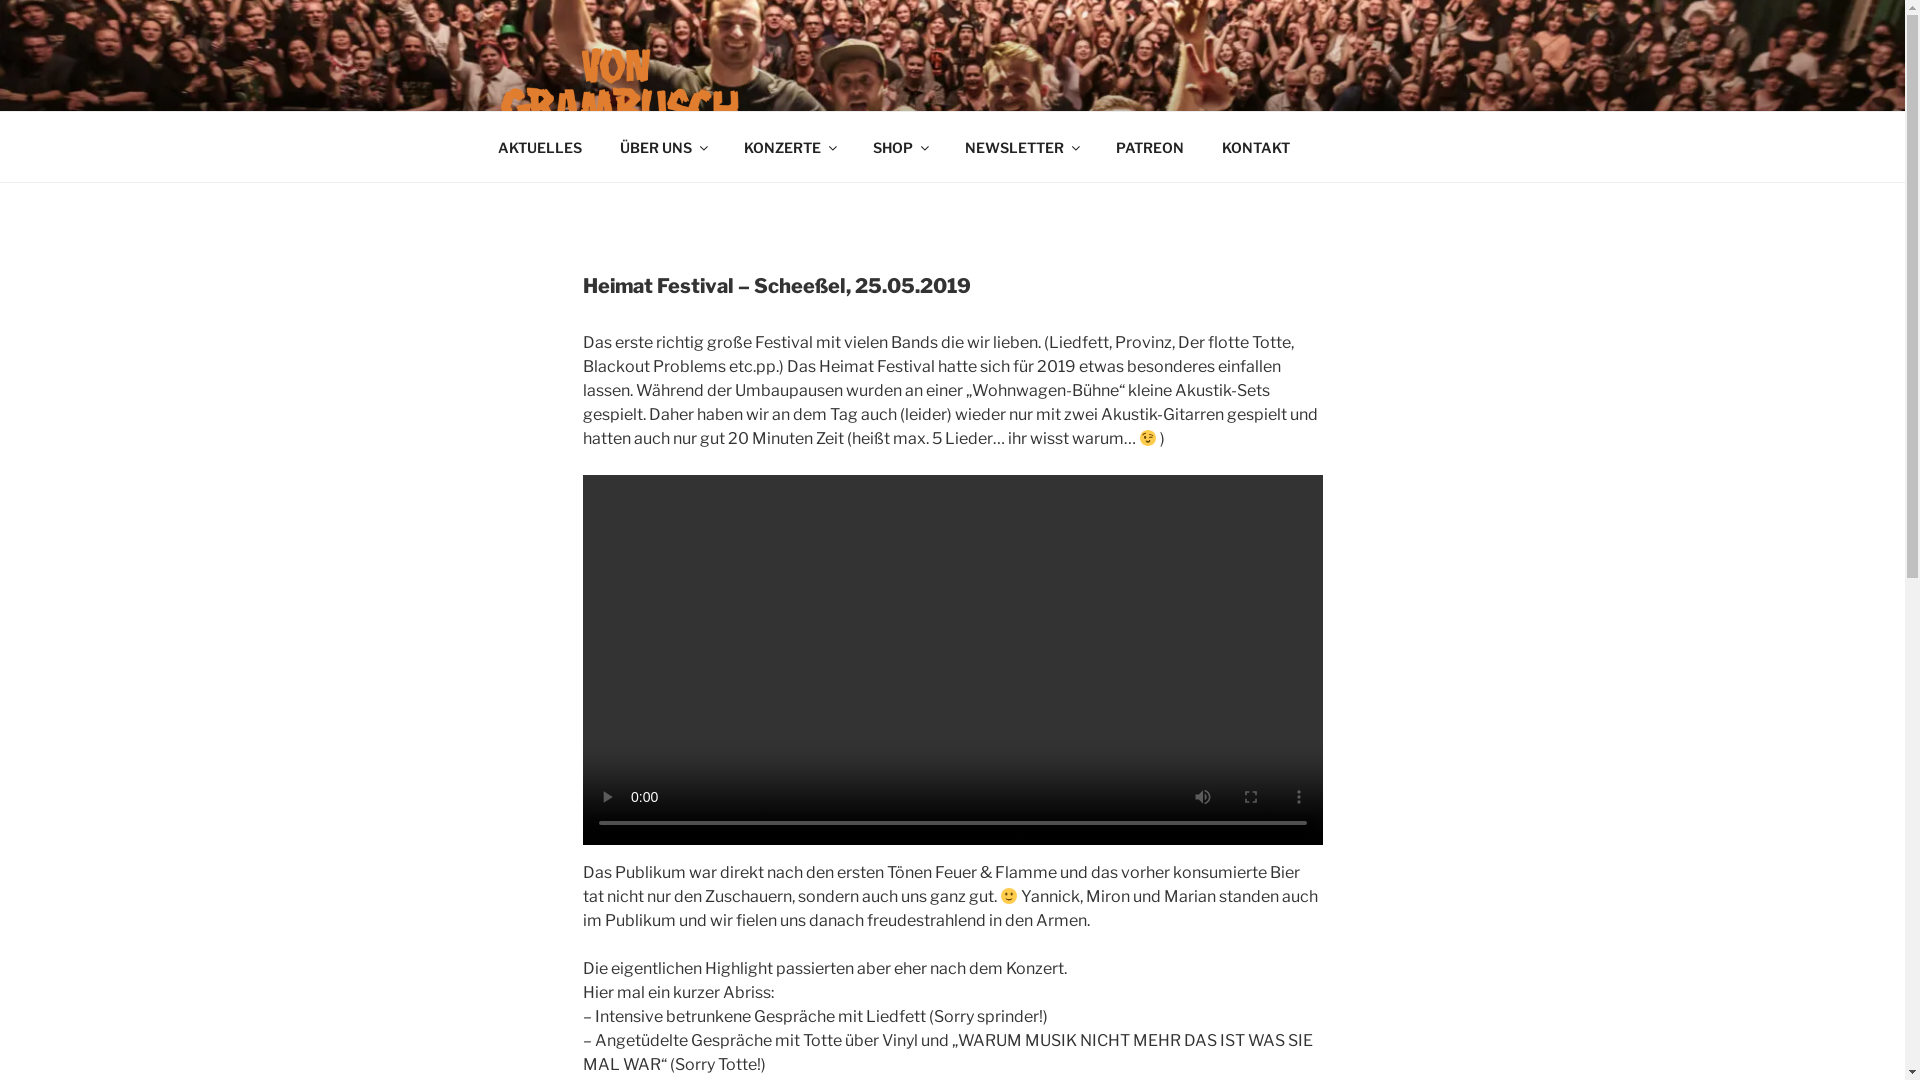 The height and width of the screenshot is (1080, 1920). I want to click on 'KONZERTE', so click(787, 145).